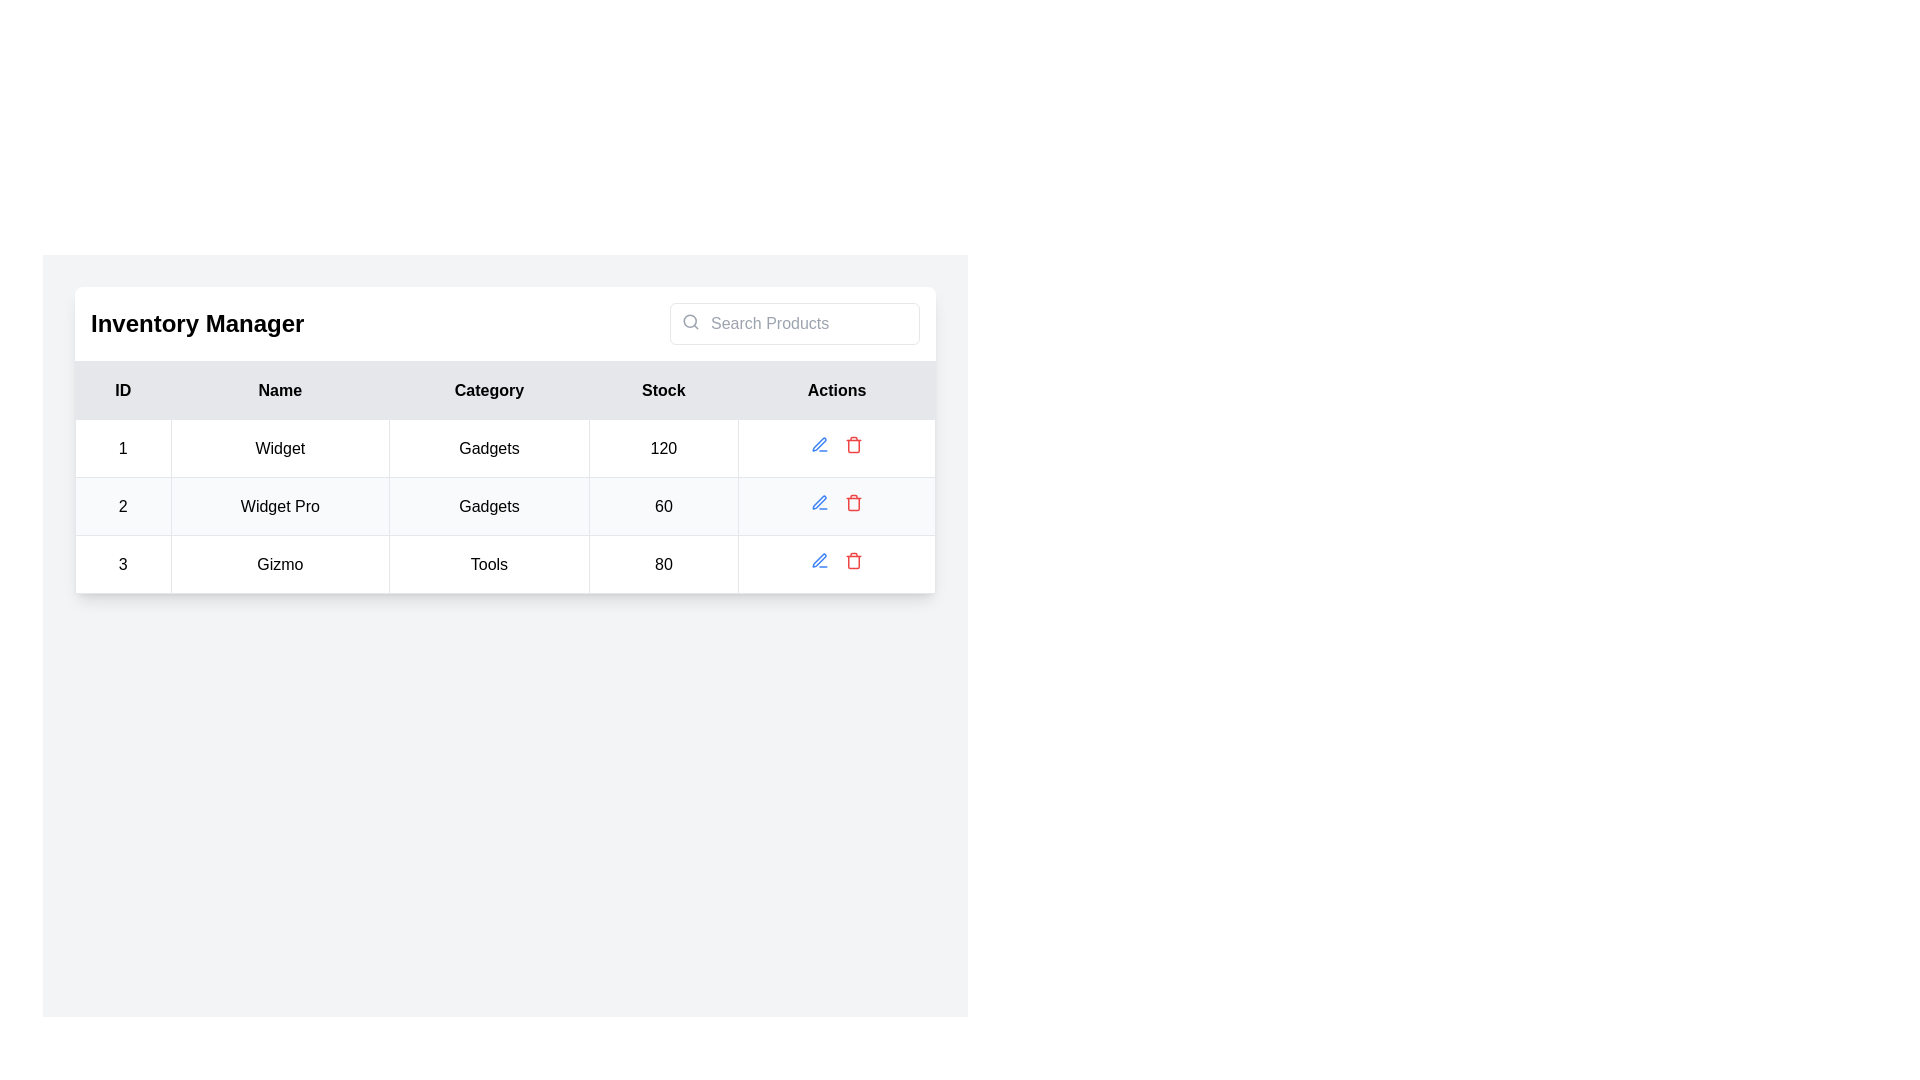  Describe the element at coordinates (820, 443) in the screenshot. I see `the Icon Button located in the 'Actions' column of the second row in the table to observe hover styling effects` at that location.